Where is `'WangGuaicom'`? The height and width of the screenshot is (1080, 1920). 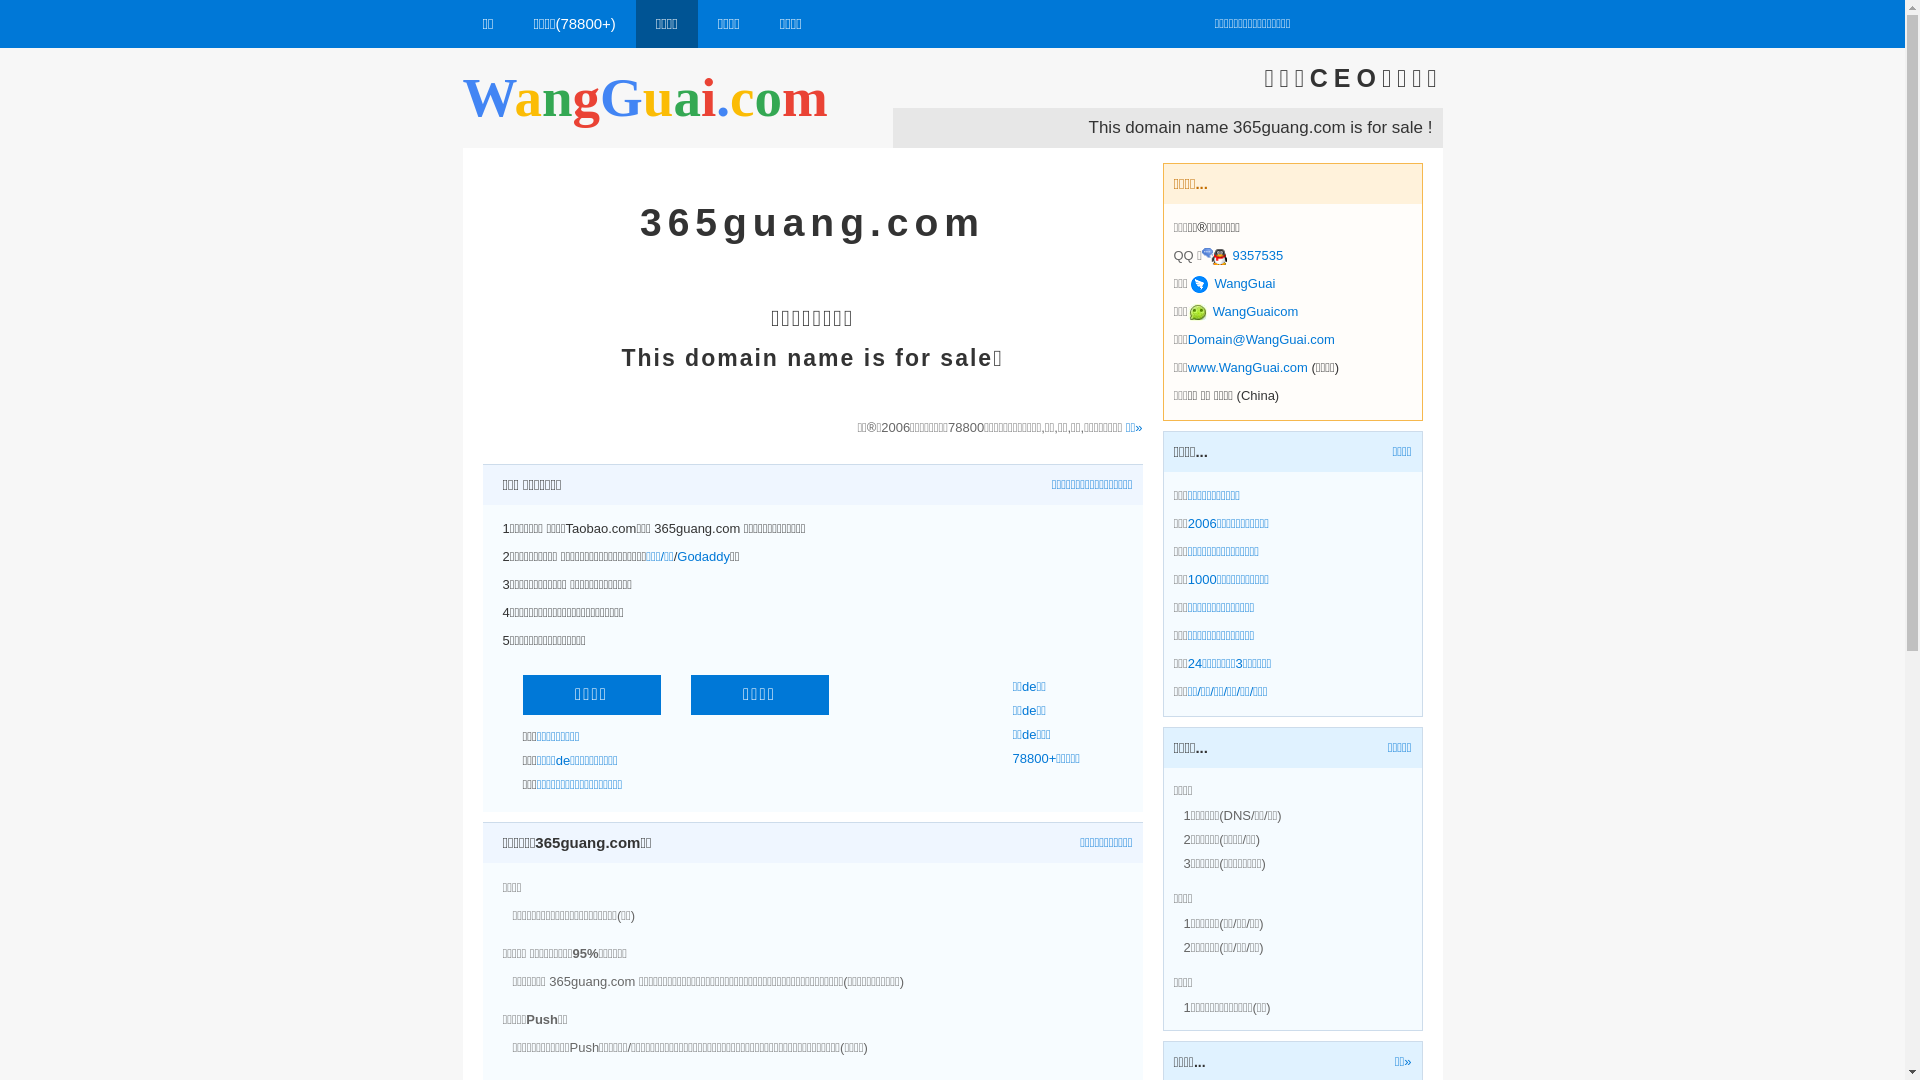 'WangGuaicom' is located at coordinates (1188, 311).